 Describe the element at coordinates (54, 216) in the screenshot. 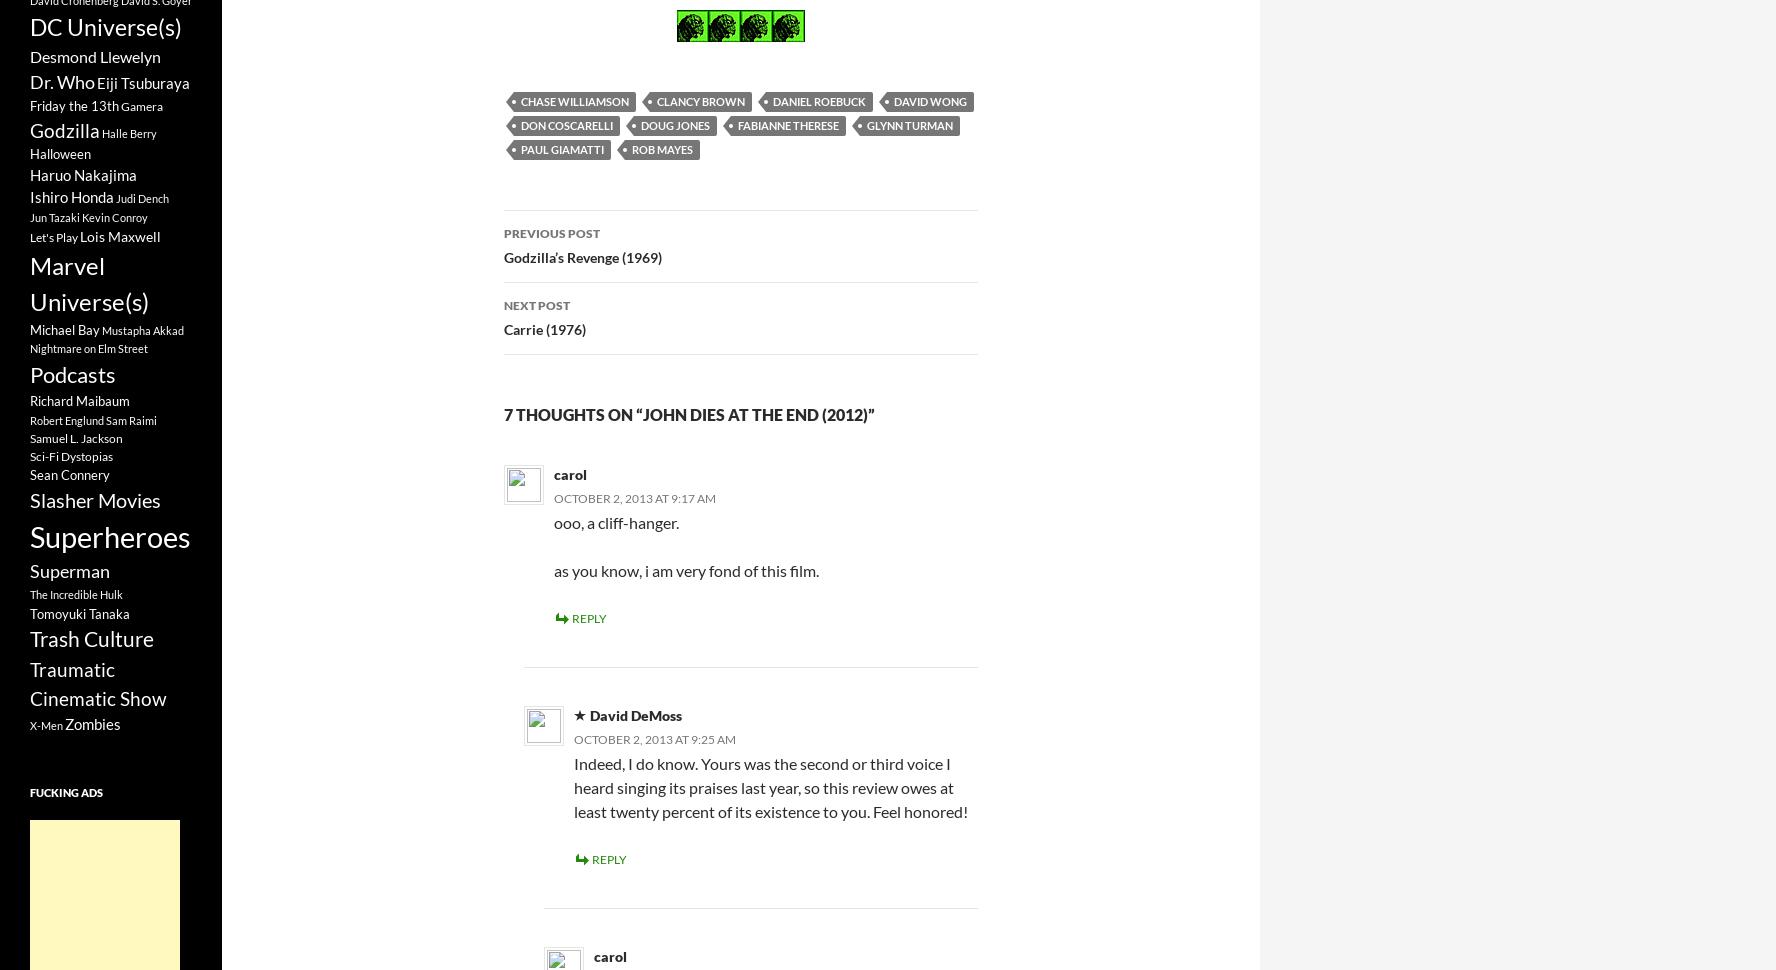

I see `'Jun Tazaki'` at that location.